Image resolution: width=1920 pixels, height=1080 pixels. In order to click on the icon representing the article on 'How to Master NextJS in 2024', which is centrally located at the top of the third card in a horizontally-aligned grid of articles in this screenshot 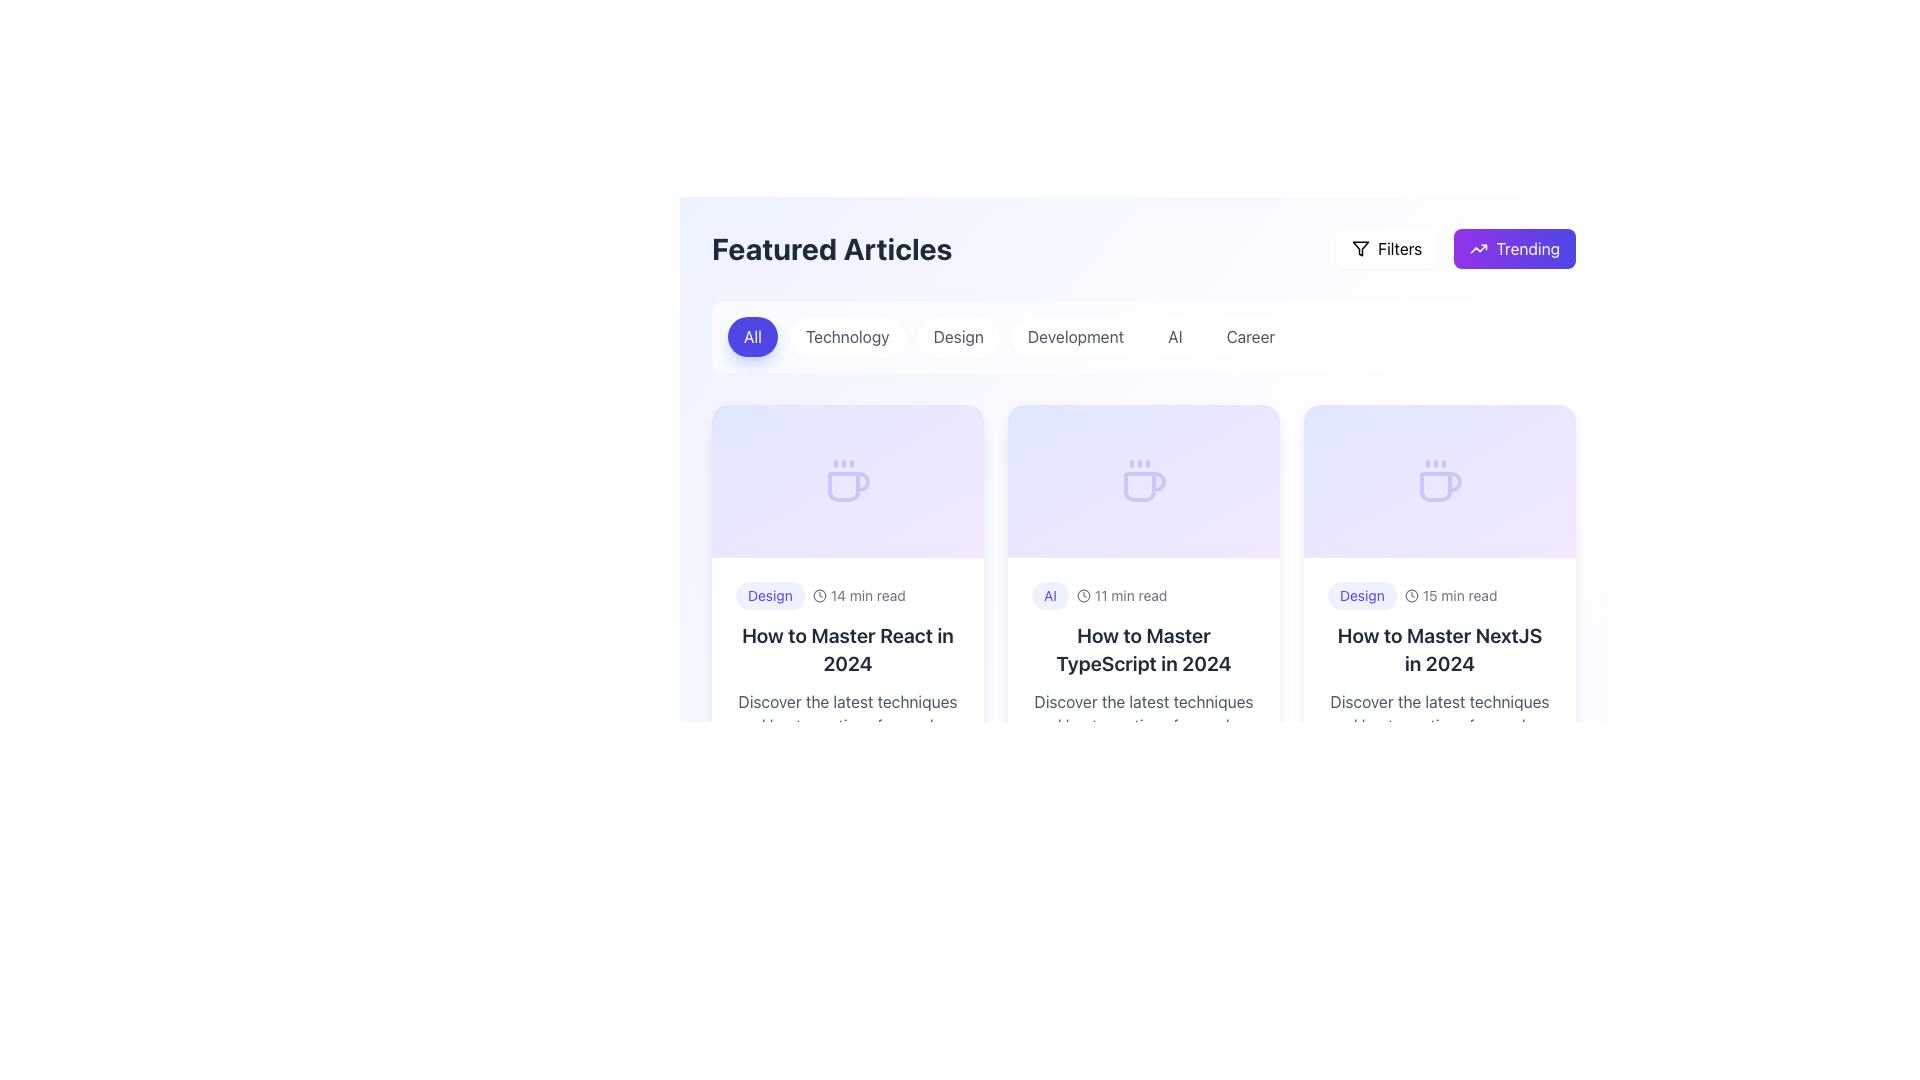, I will do `click(1440, 481)`.